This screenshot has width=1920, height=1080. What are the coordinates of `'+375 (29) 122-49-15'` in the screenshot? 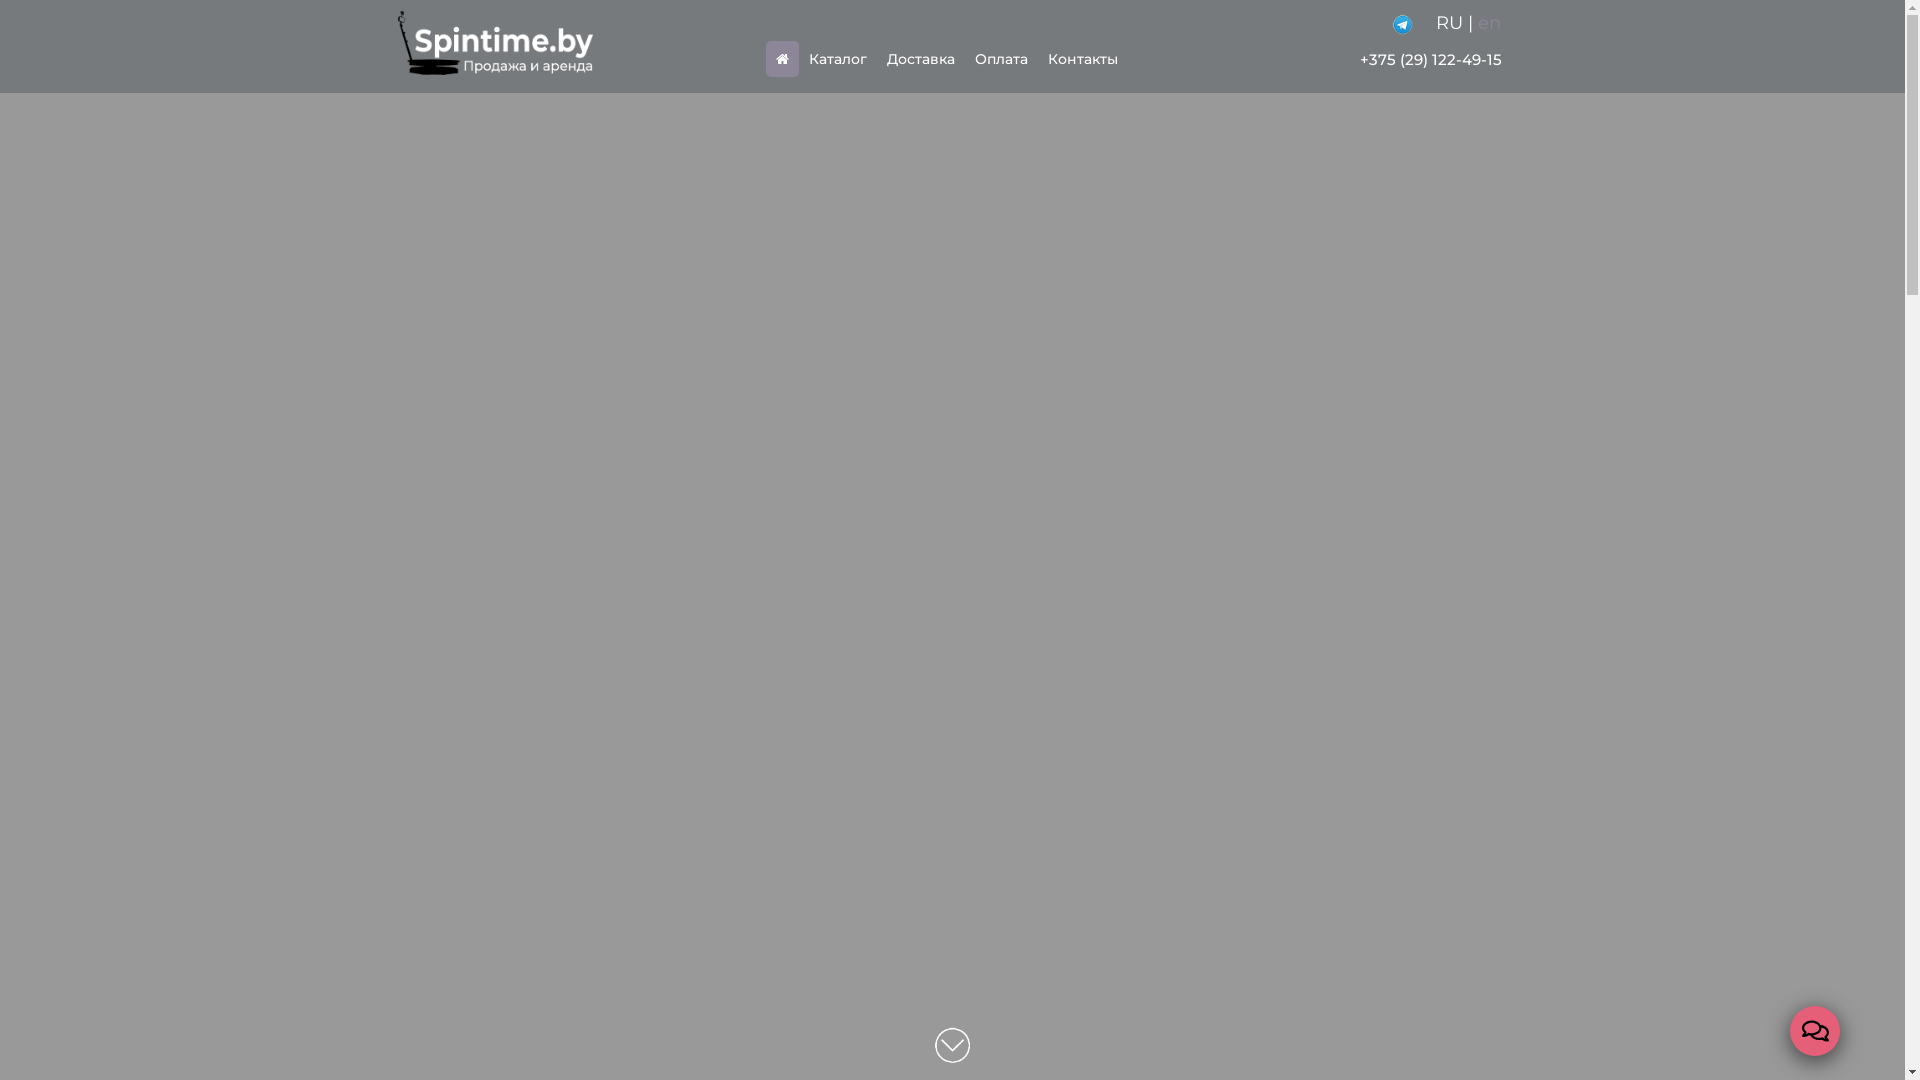 It's located at (1429, 59).